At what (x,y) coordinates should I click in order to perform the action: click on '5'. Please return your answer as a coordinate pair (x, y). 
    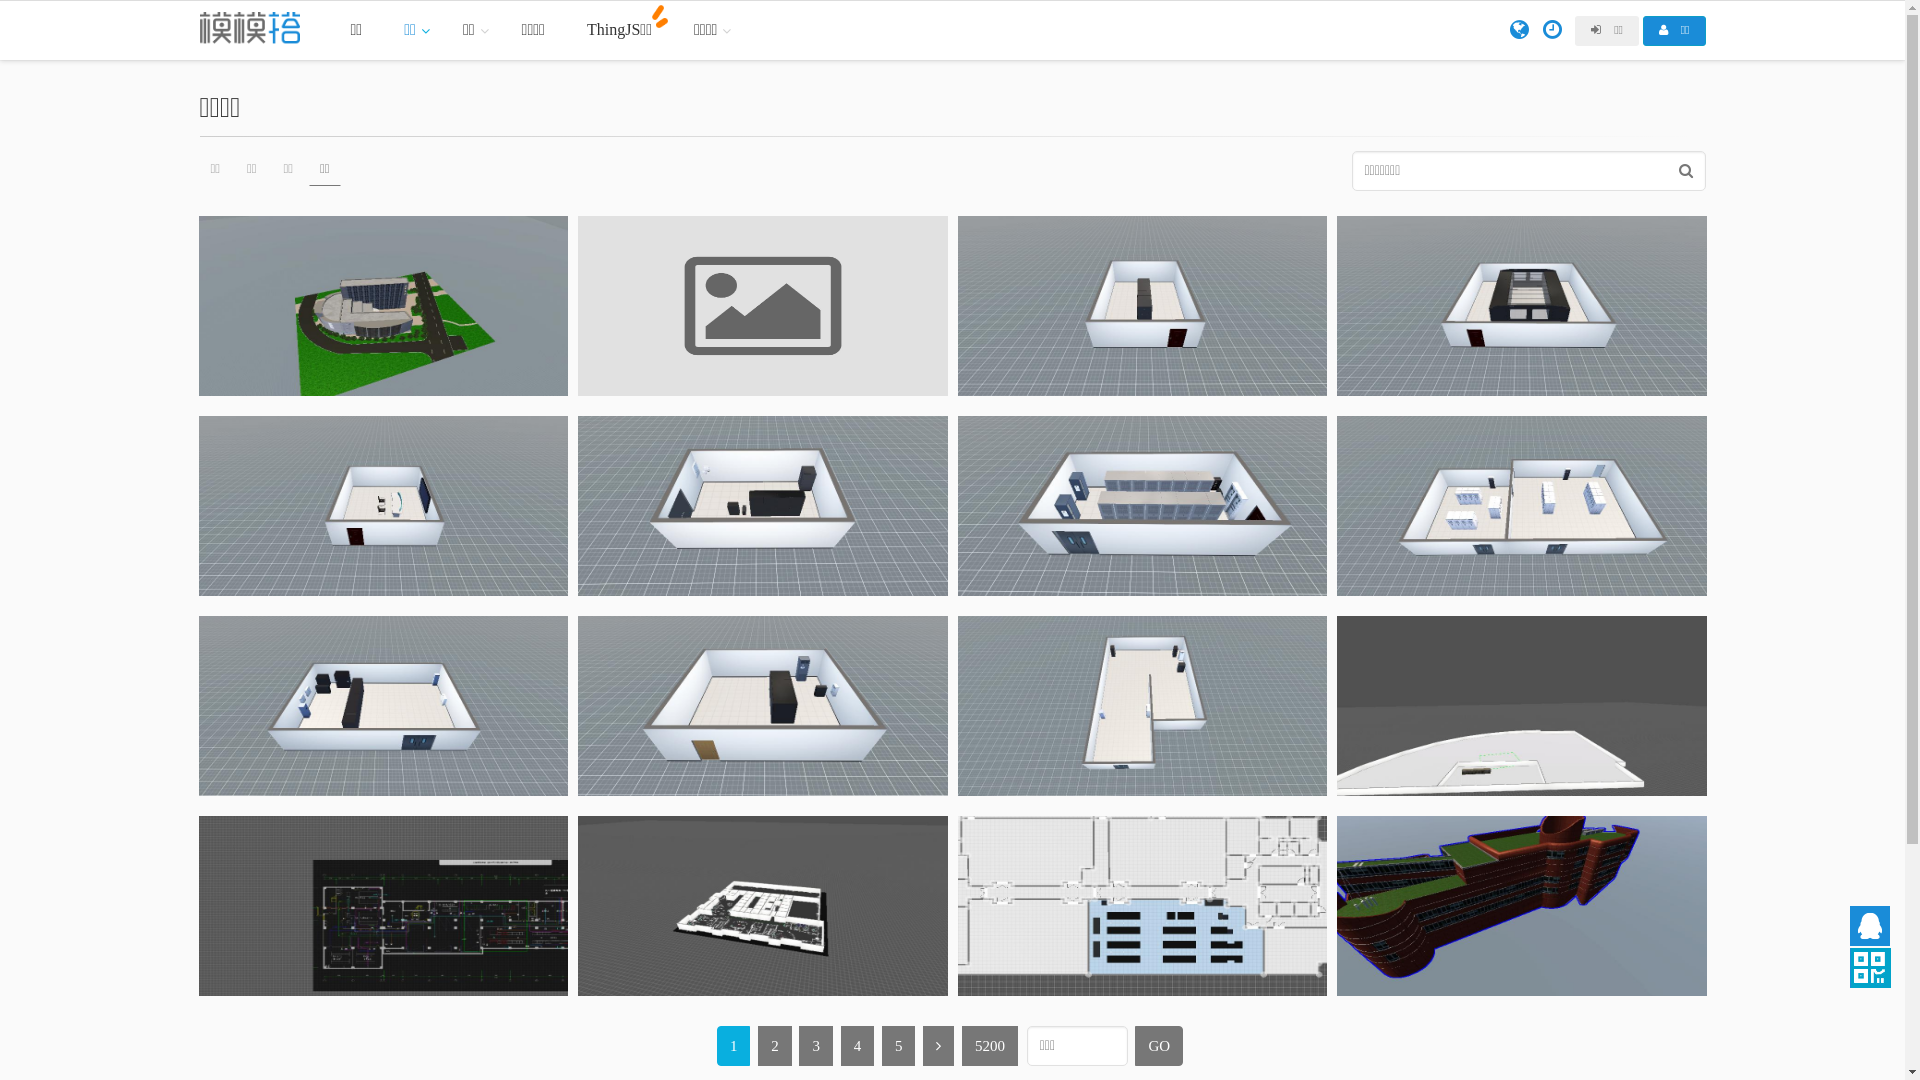
    Looking at the image, I should click on (897, 1044).